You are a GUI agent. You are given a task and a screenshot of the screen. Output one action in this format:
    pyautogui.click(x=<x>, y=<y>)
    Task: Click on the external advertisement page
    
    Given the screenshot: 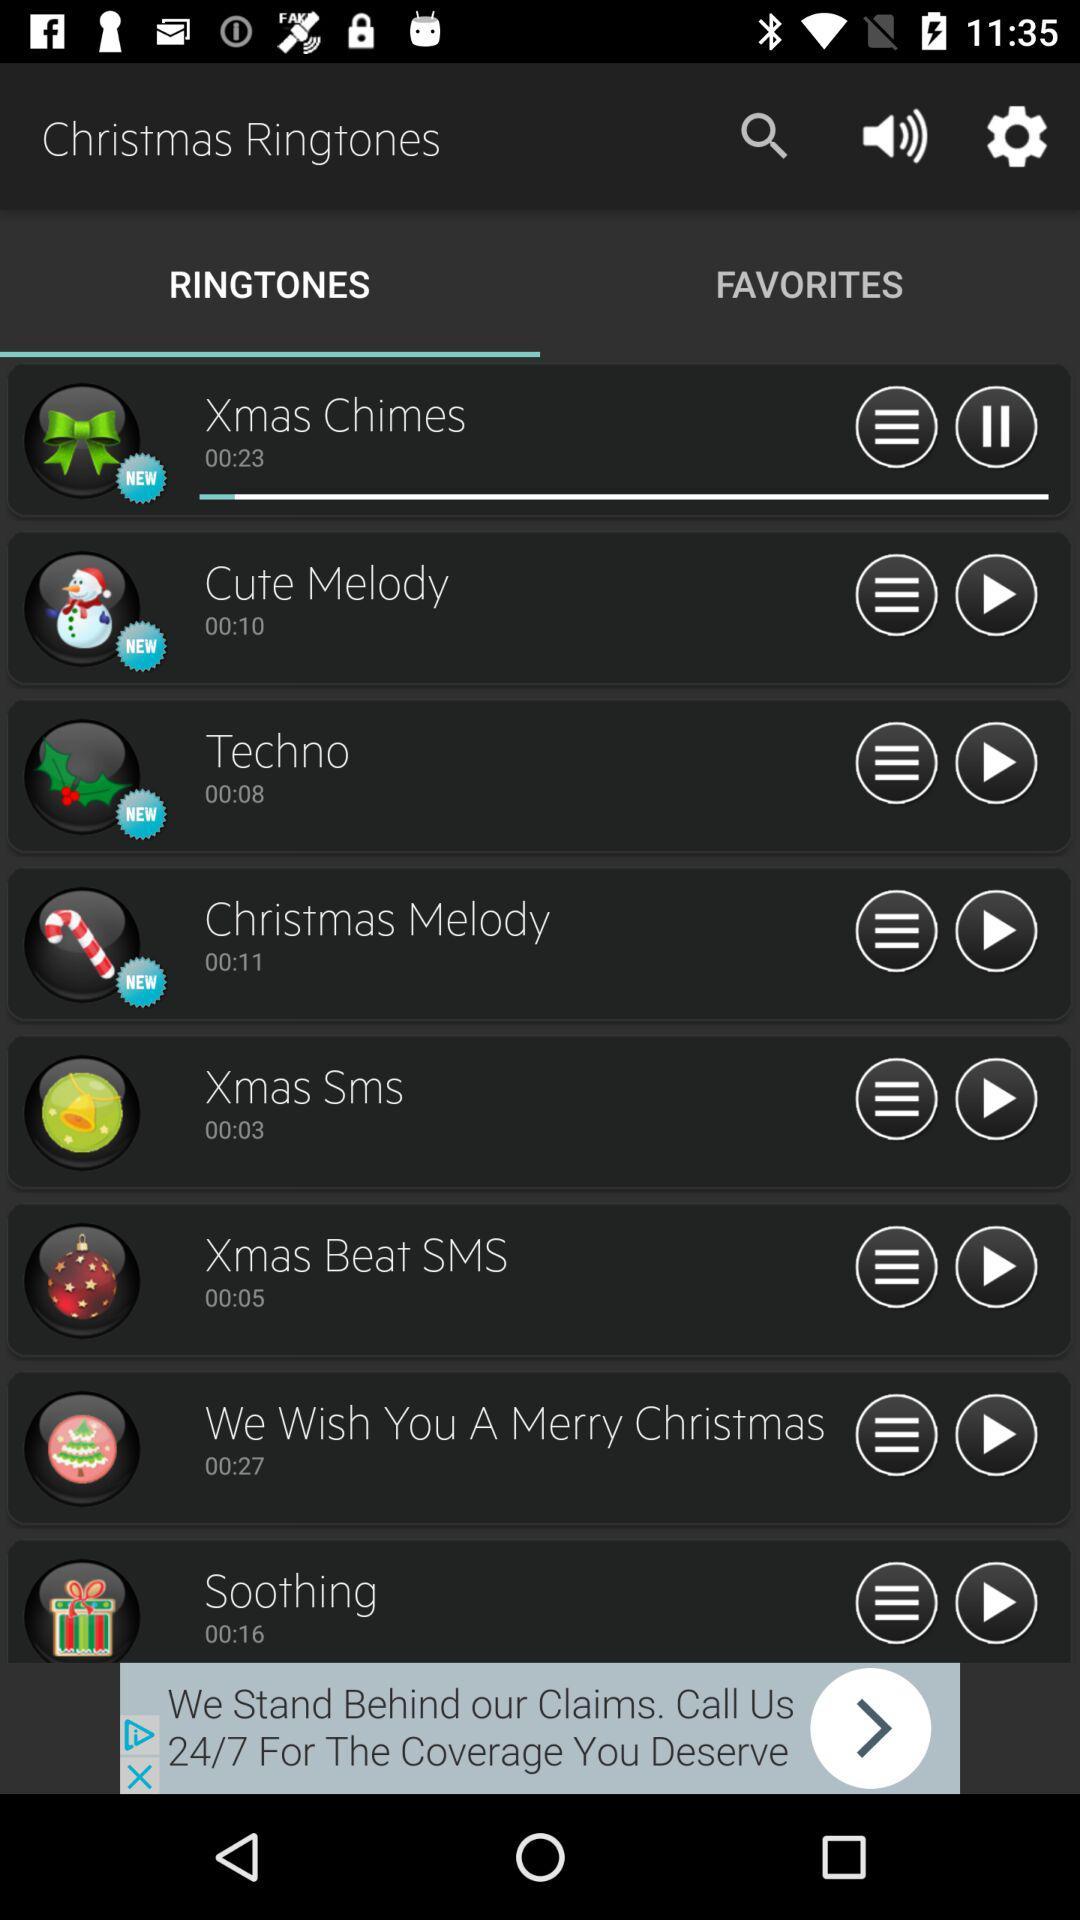 What is the action you would take?
    pyautogui.click(x=540, y=1727)
    